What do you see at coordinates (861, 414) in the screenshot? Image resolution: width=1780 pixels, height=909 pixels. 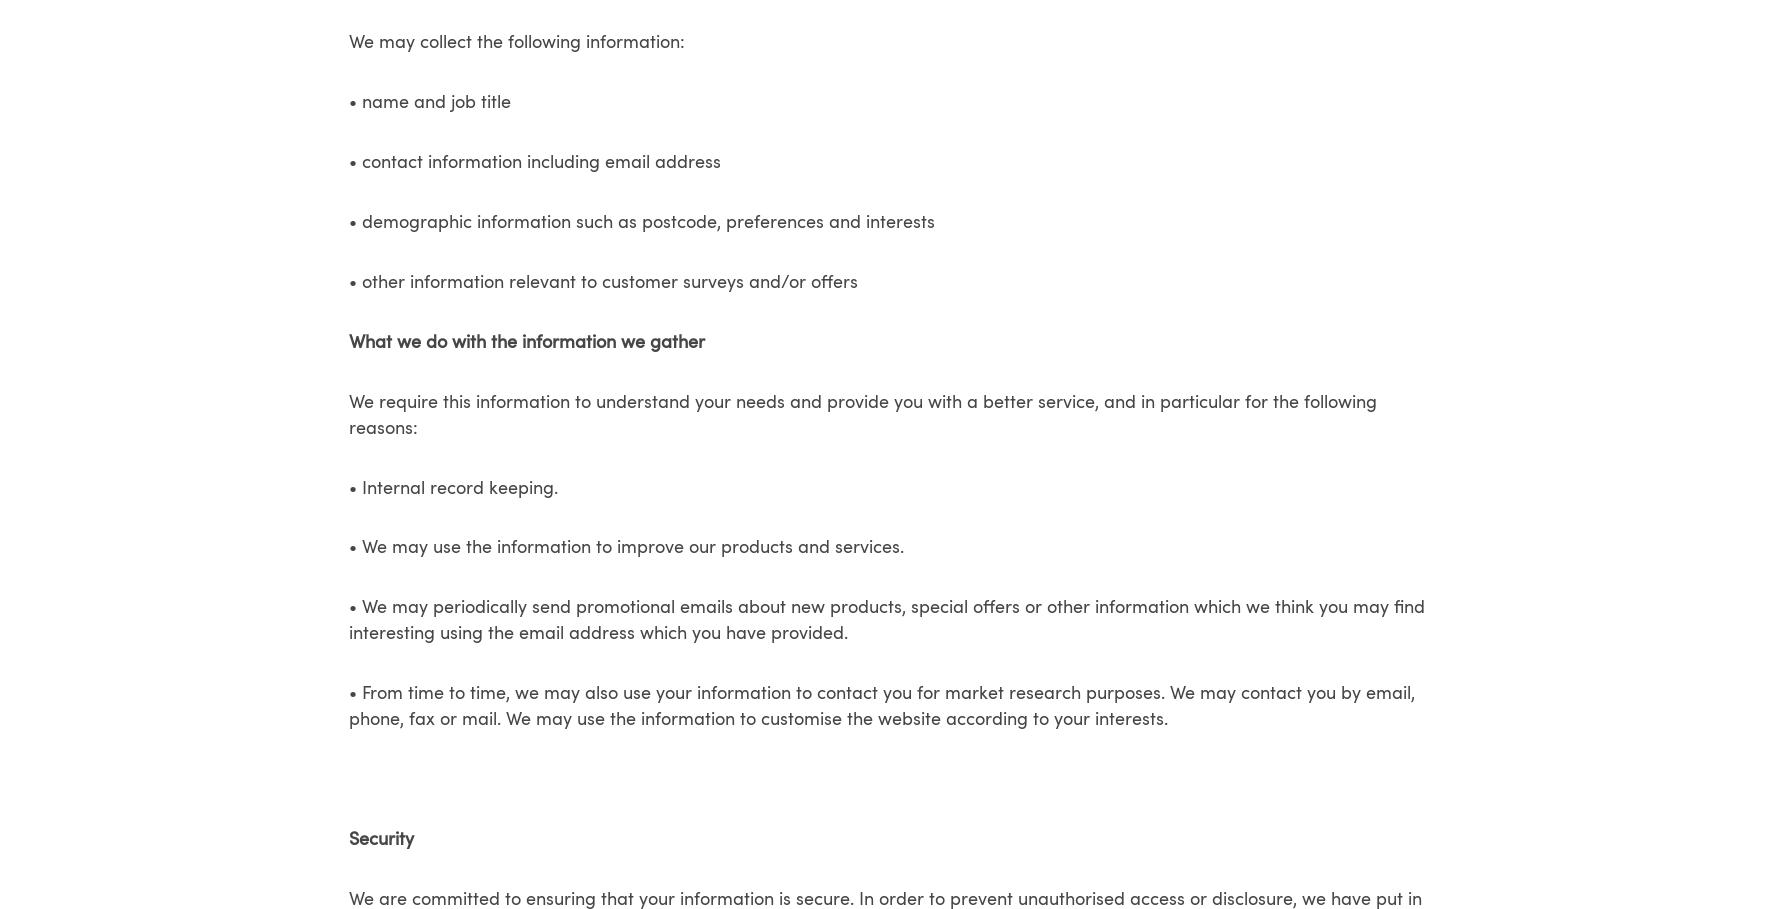 I see `'We require this information to understand your needs and provide you with a better service, and in particular for the following reasons:'` at bounding box center [861, 414].